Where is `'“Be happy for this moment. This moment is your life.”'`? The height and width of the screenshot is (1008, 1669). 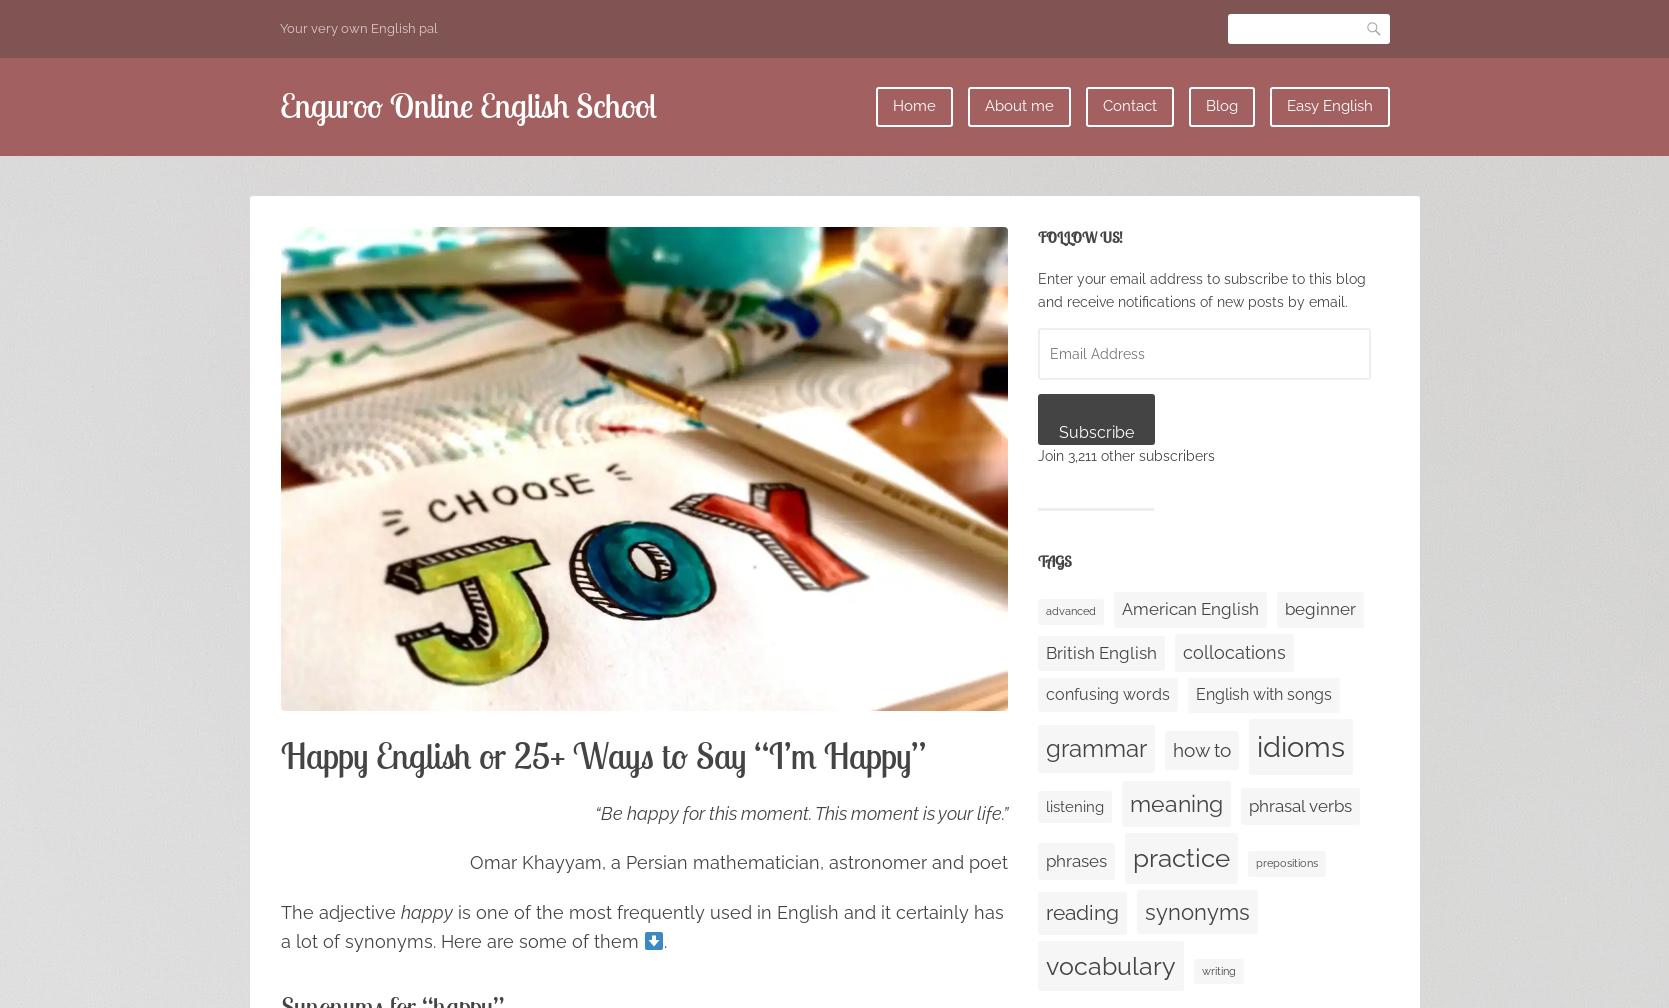
'“Be happy for this moment. This moment is your life.”' is located at coordinates (800, 812).